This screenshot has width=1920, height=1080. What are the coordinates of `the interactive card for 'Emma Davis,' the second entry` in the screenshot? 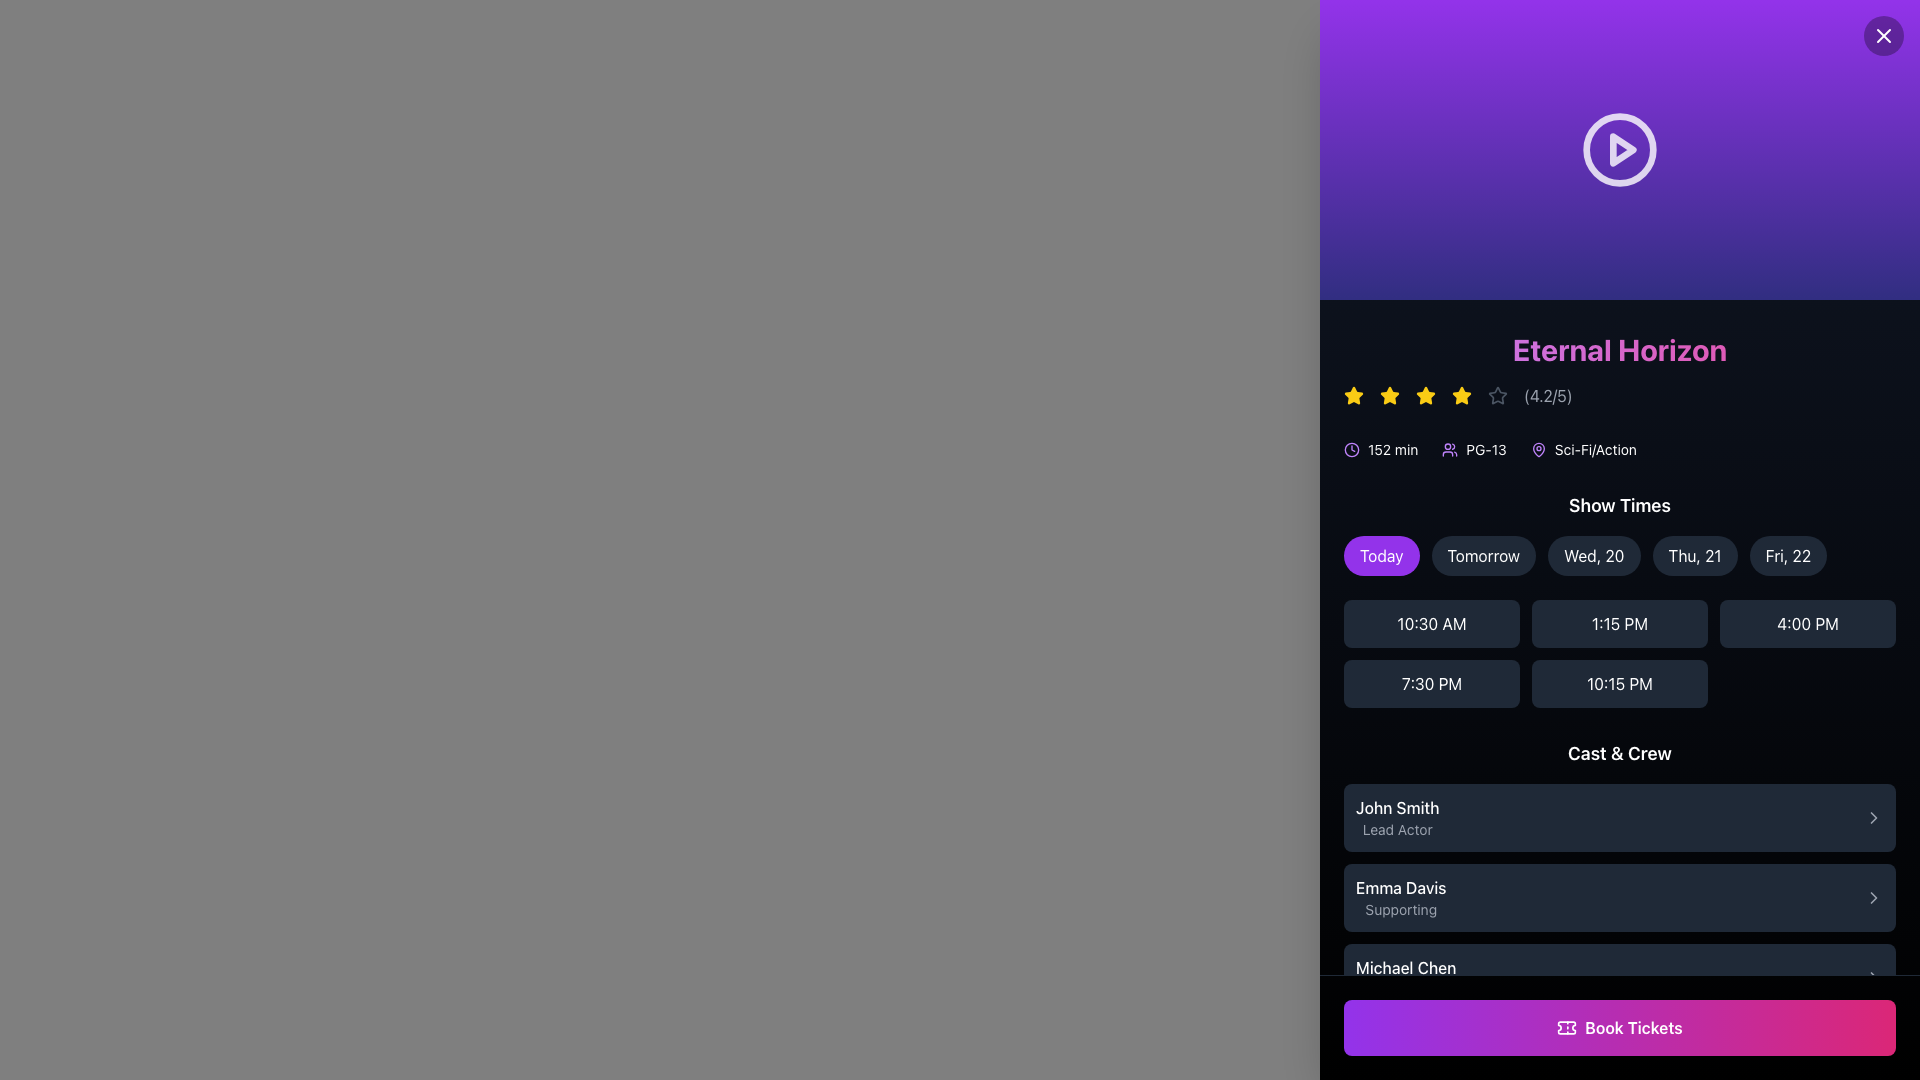 It's located at (1620, 897).